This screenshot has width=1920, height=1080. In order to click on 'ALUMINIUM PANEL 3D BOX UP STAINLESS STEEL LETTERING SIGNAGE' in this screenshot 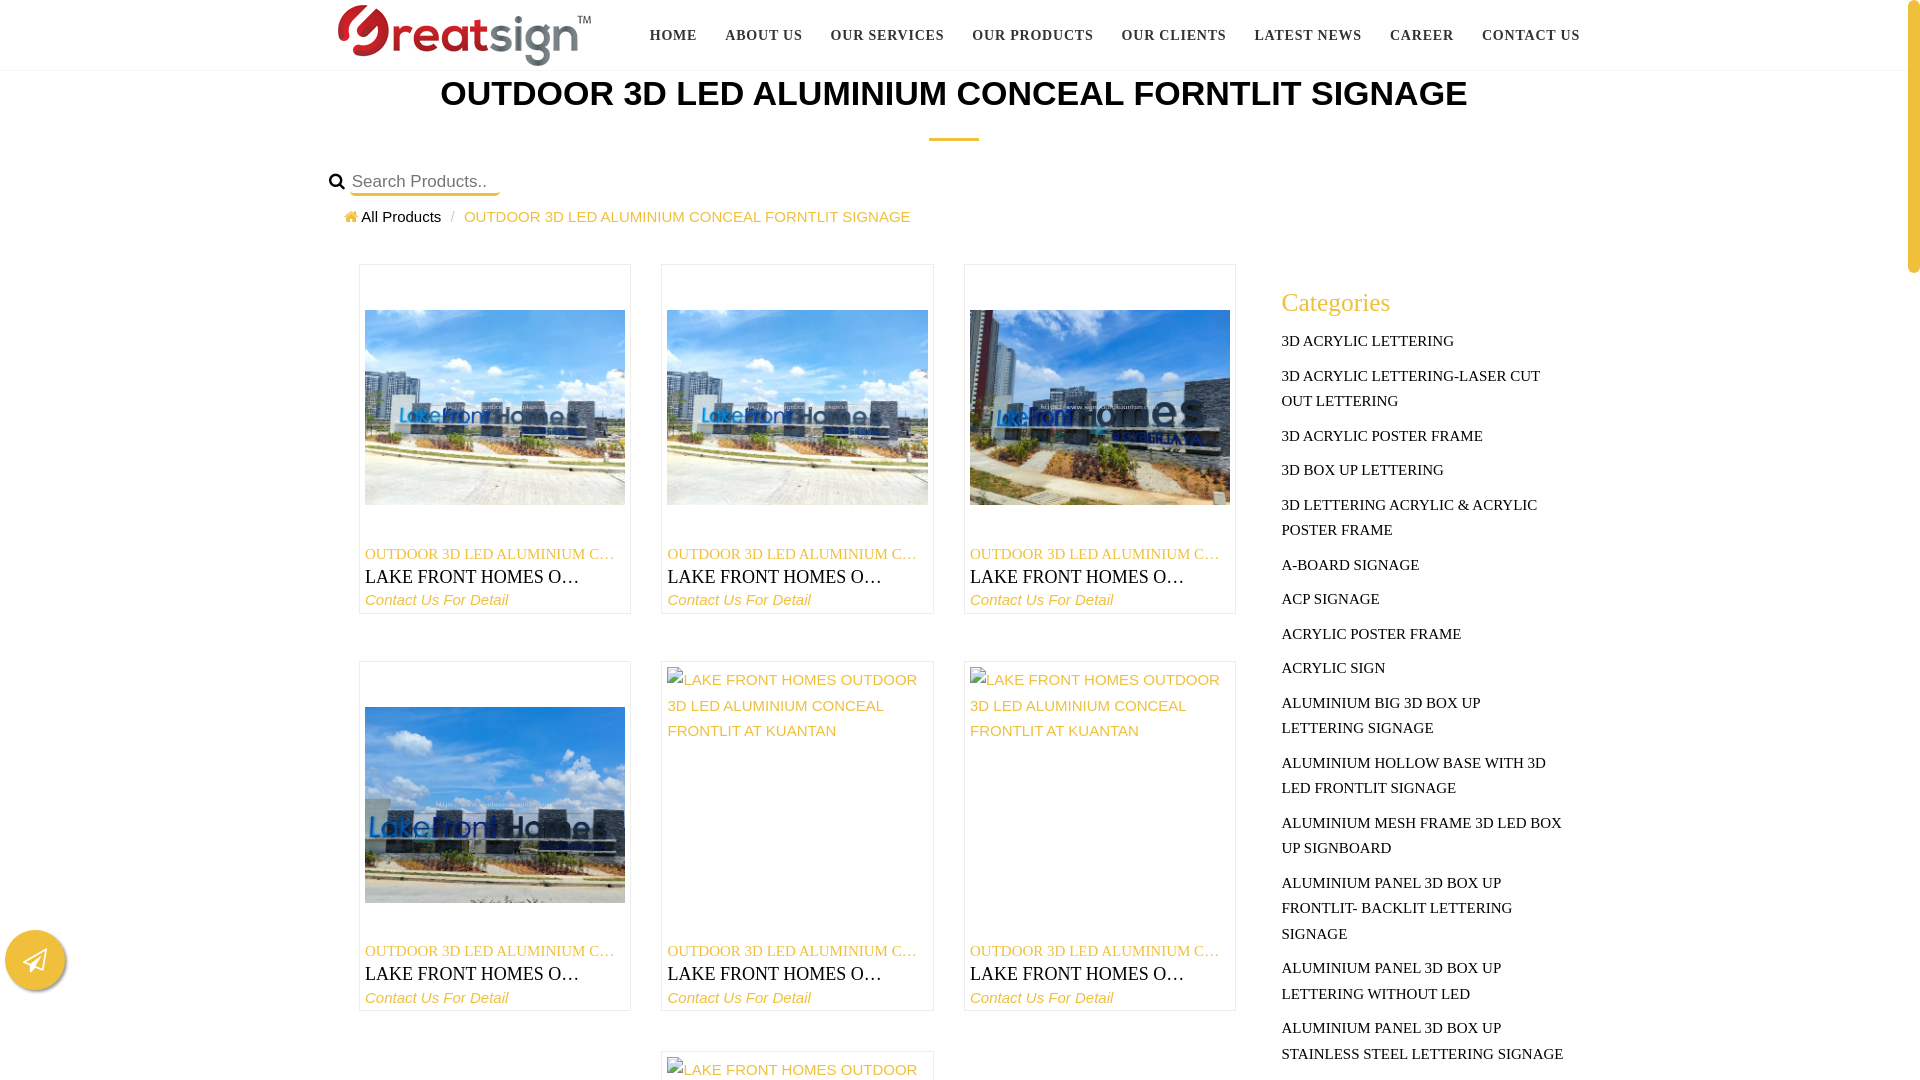, I will do `click(1422, 1040)`.